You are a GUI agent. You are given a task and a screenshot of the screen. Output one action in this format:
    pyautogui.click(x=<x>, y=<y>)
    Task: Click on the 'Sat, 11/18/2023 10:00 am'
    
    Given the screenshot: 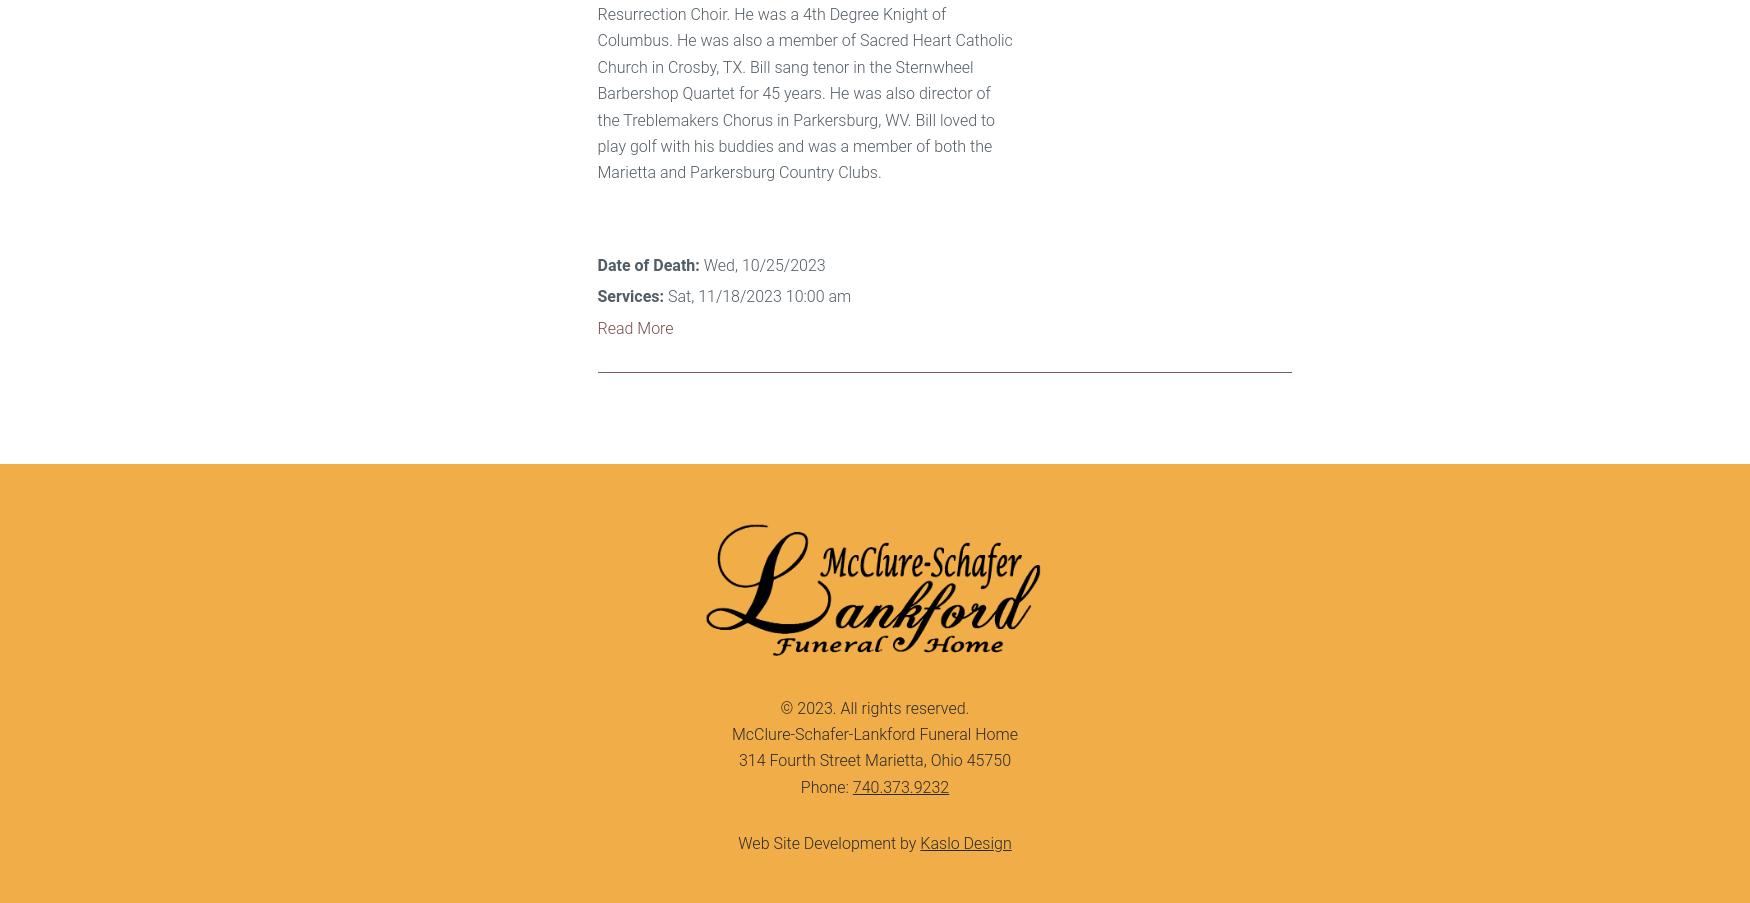 What is the action you would take?
    pyautogui.click(x=756, y=295)
    